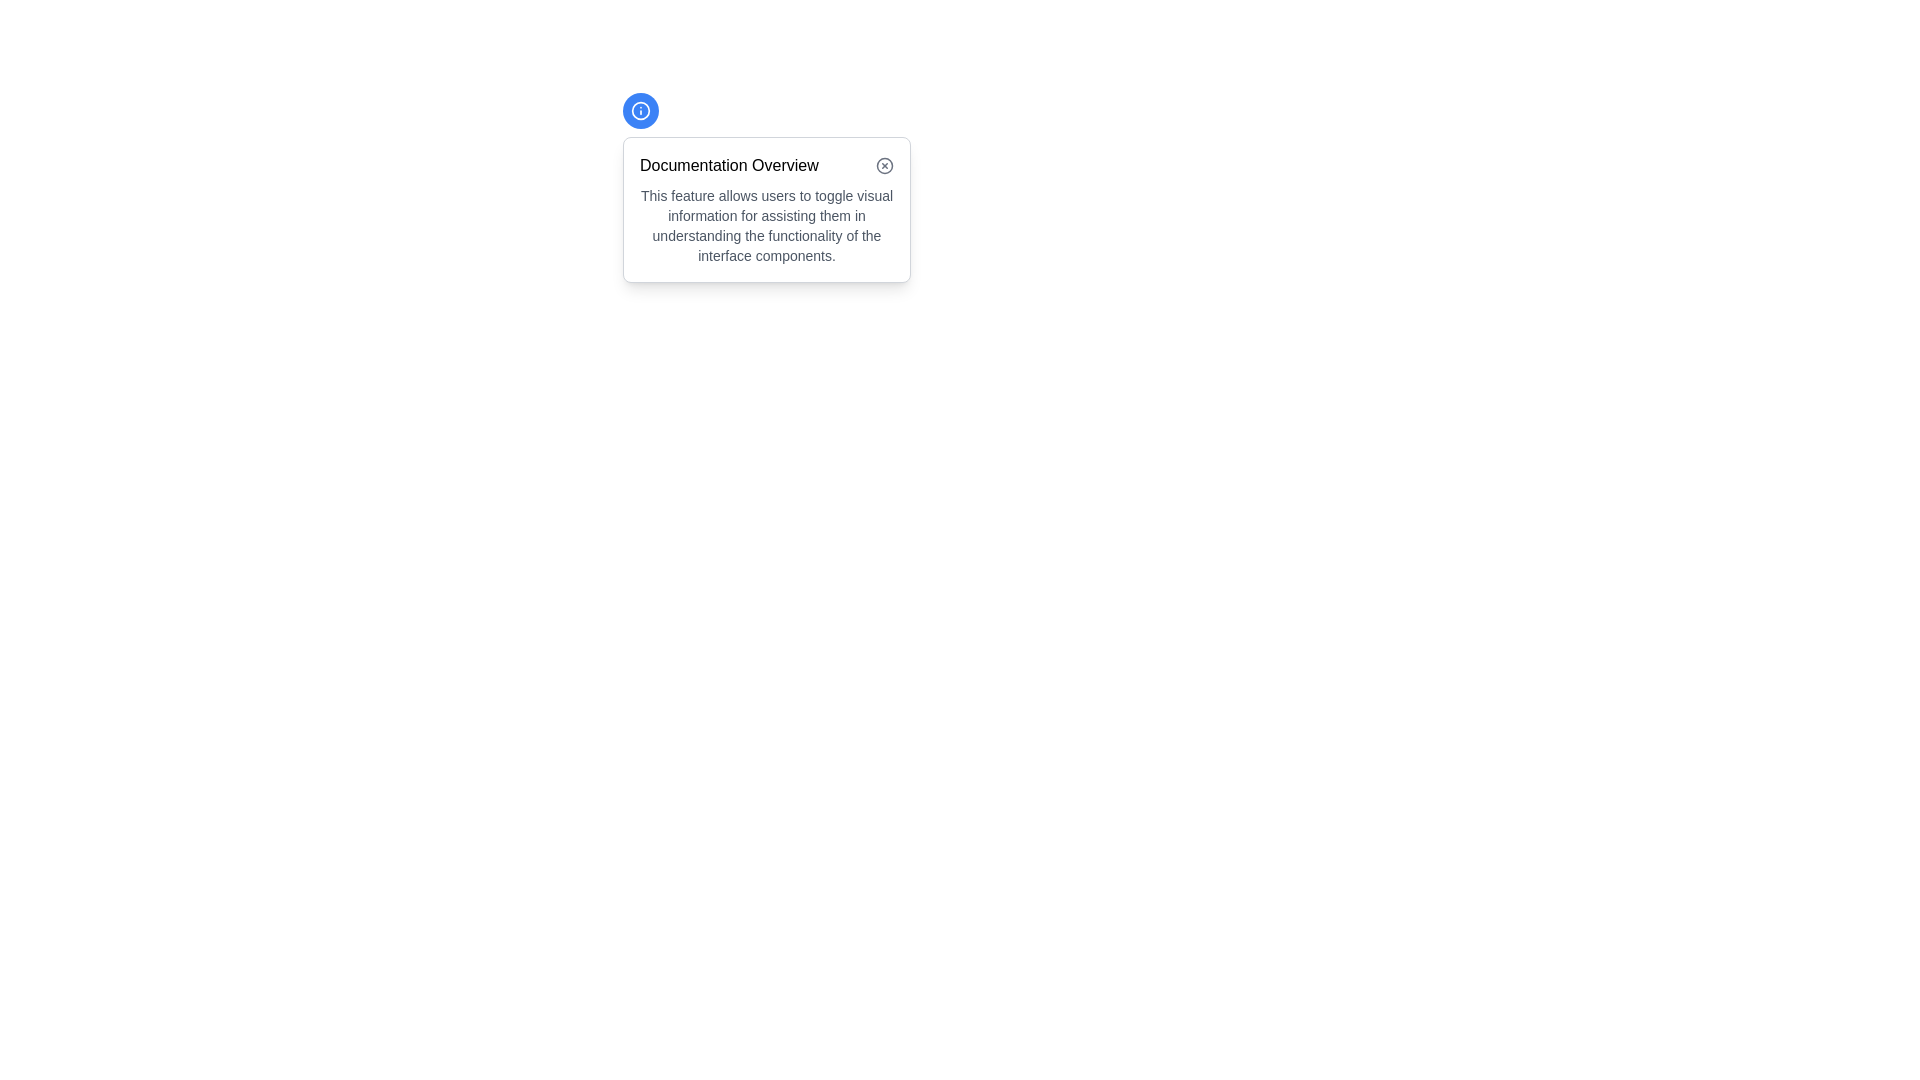 This screenshot has height=1080, width=1920. Describe the element at coordinates (766, 225) in the screenshot. I see `descriptive information paragraph located below the 'Documentation Overview' header in the white card` at that location.